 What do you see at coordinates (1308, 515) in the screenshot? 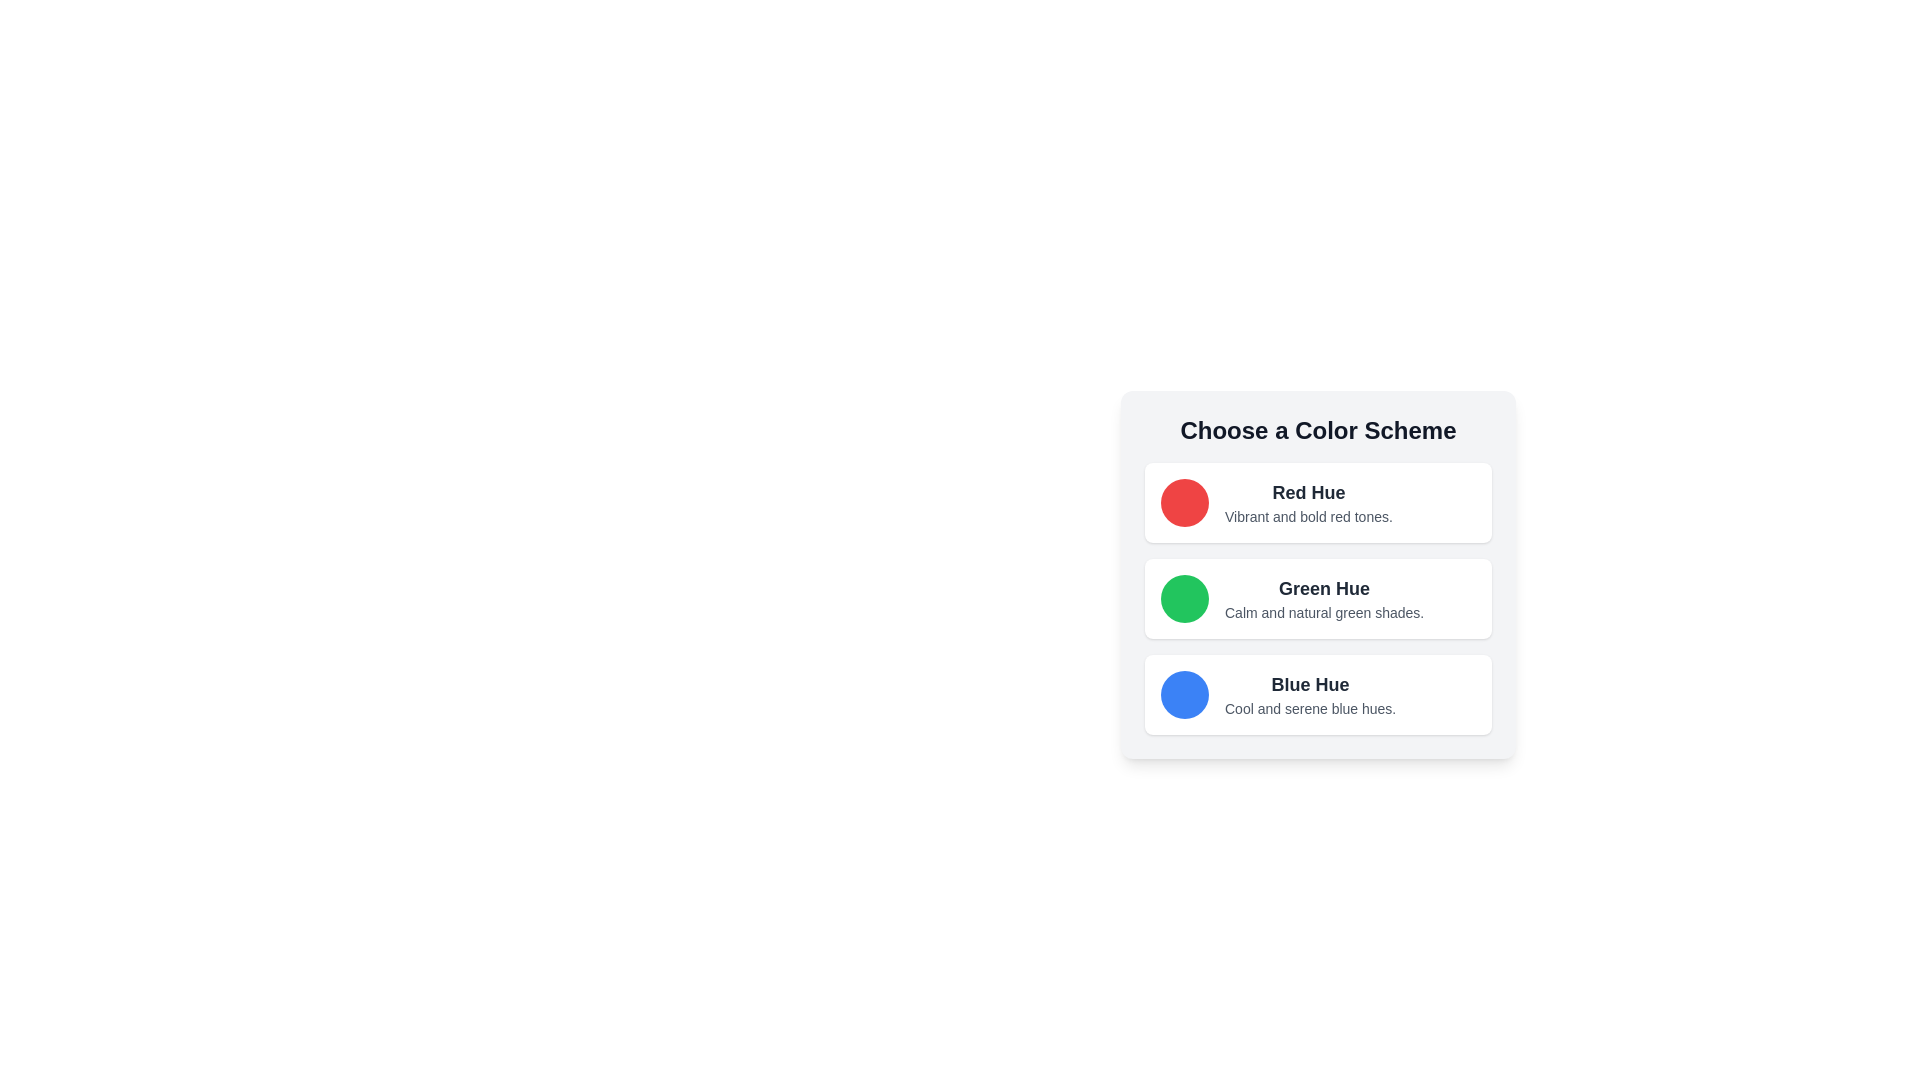
I see `the descriptive text label that provides additional information about the 'Red Hue' option in the color selection panel, located immediately below the 'Red Hue' title` at bounding box center [1308, 515].